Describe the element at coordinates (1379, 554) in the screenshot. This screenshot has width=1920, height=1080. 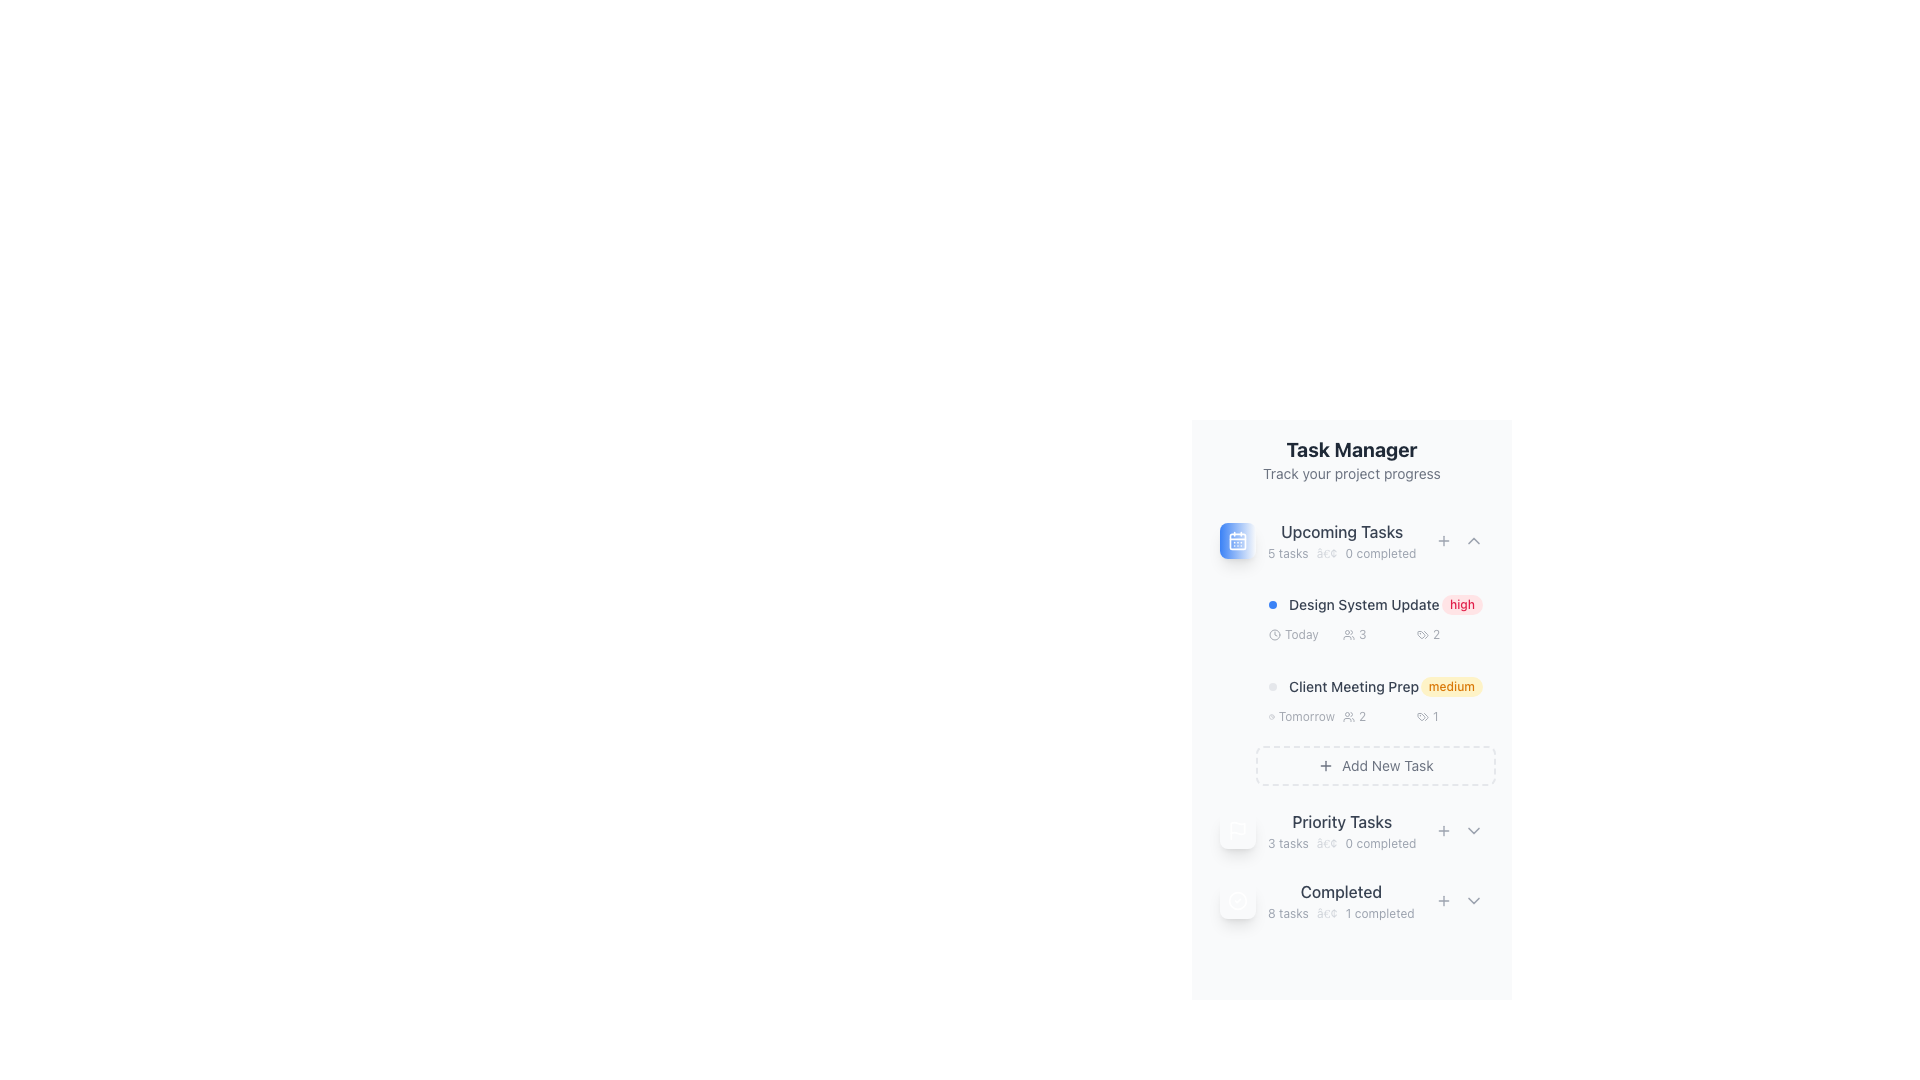
I see `the status text label displaying completed tasks in the 'Upcoming Tasks' category, positioned to the right of '5 tasks.'` at that location.